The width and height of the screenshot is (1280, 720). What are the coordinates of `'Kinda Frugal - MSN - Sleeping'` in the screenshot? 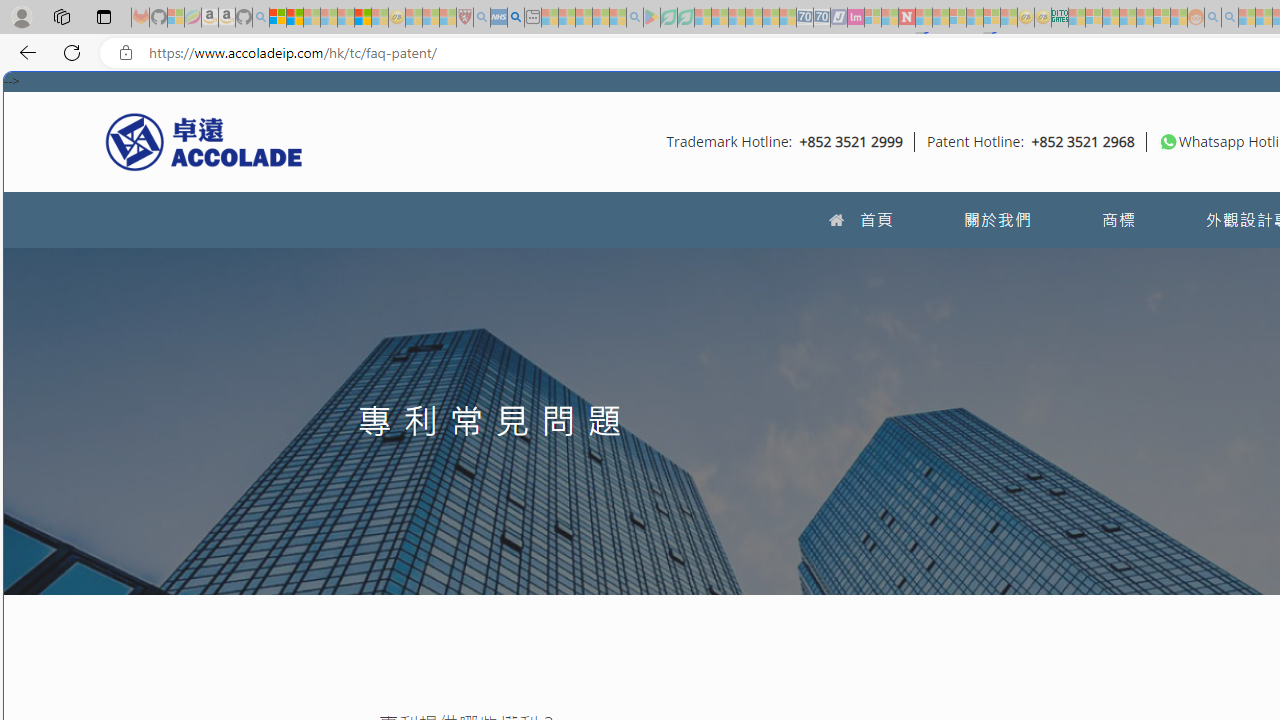 It's located at (1144, 17).